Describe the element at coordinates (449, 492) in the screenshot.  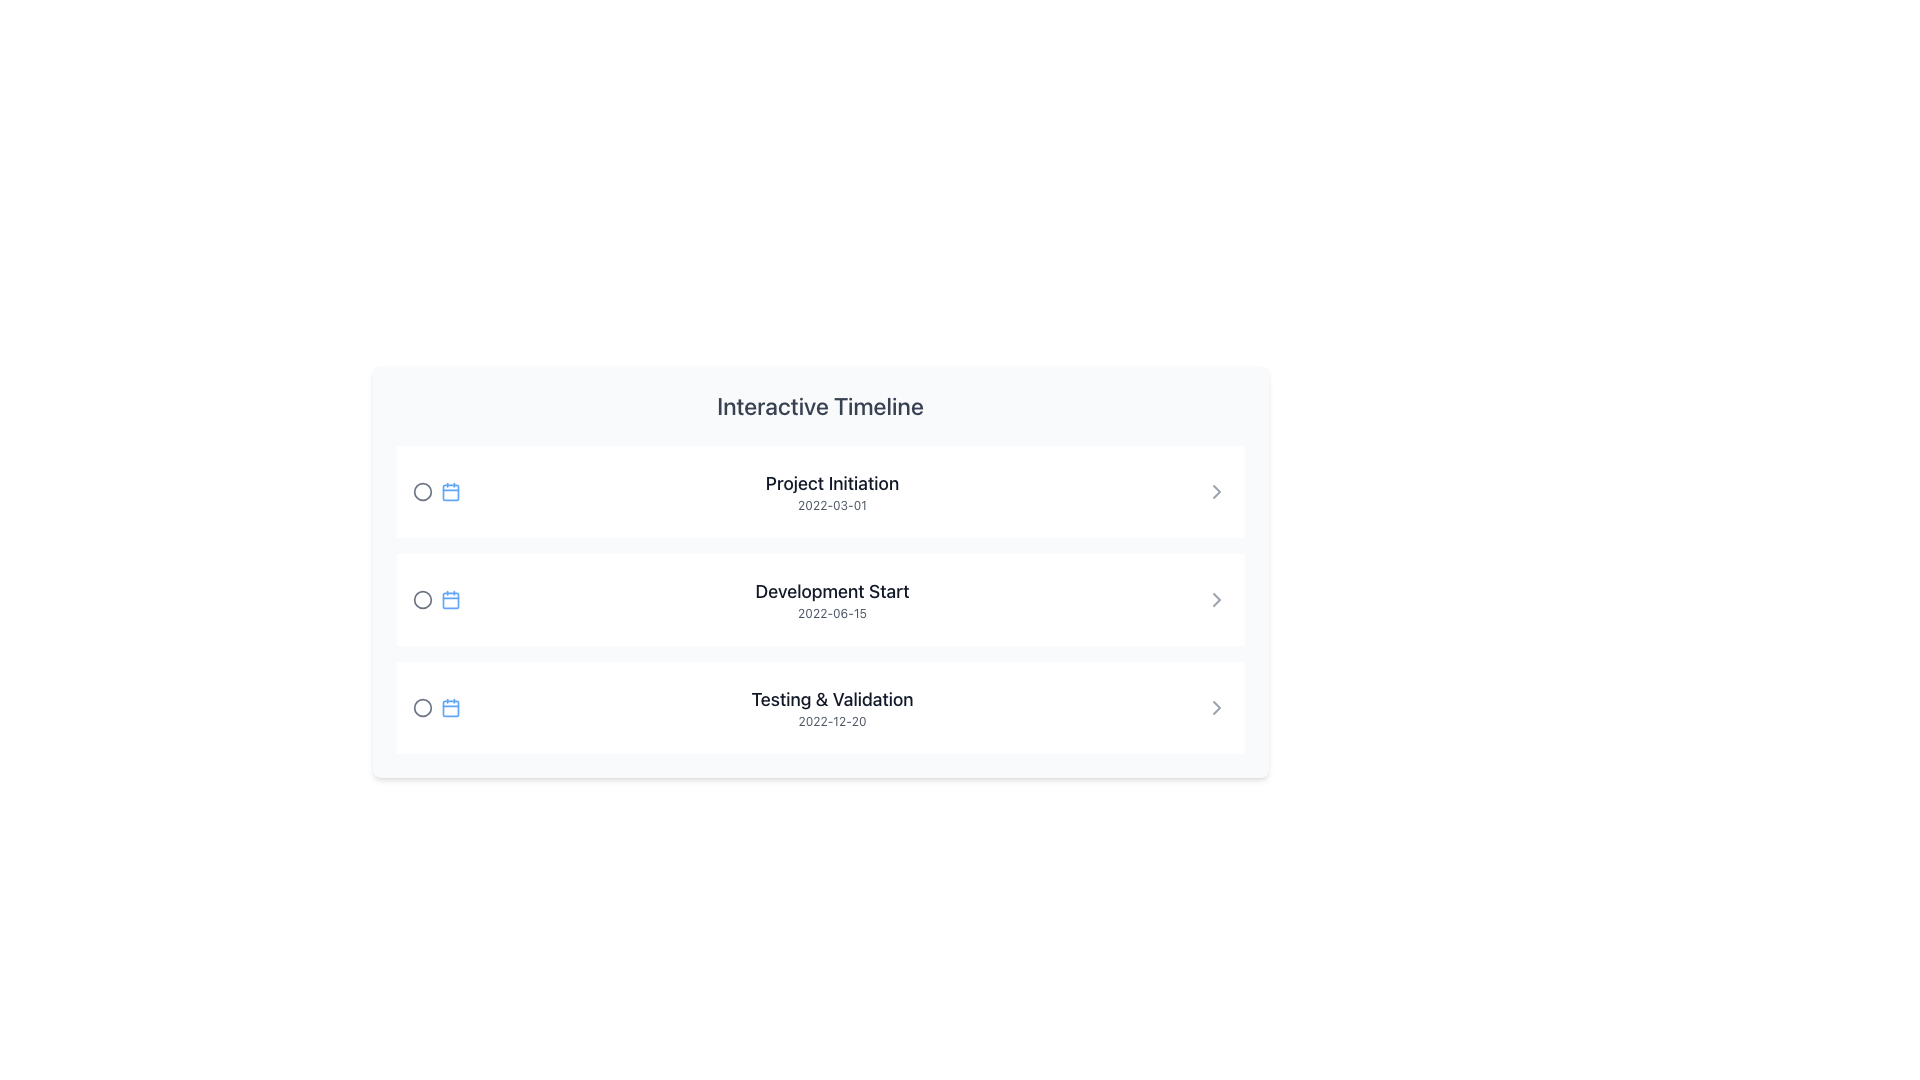
I see `decorative square element located within the first calendar icon on the left side of the 'Project Initiation' entry` at that location.